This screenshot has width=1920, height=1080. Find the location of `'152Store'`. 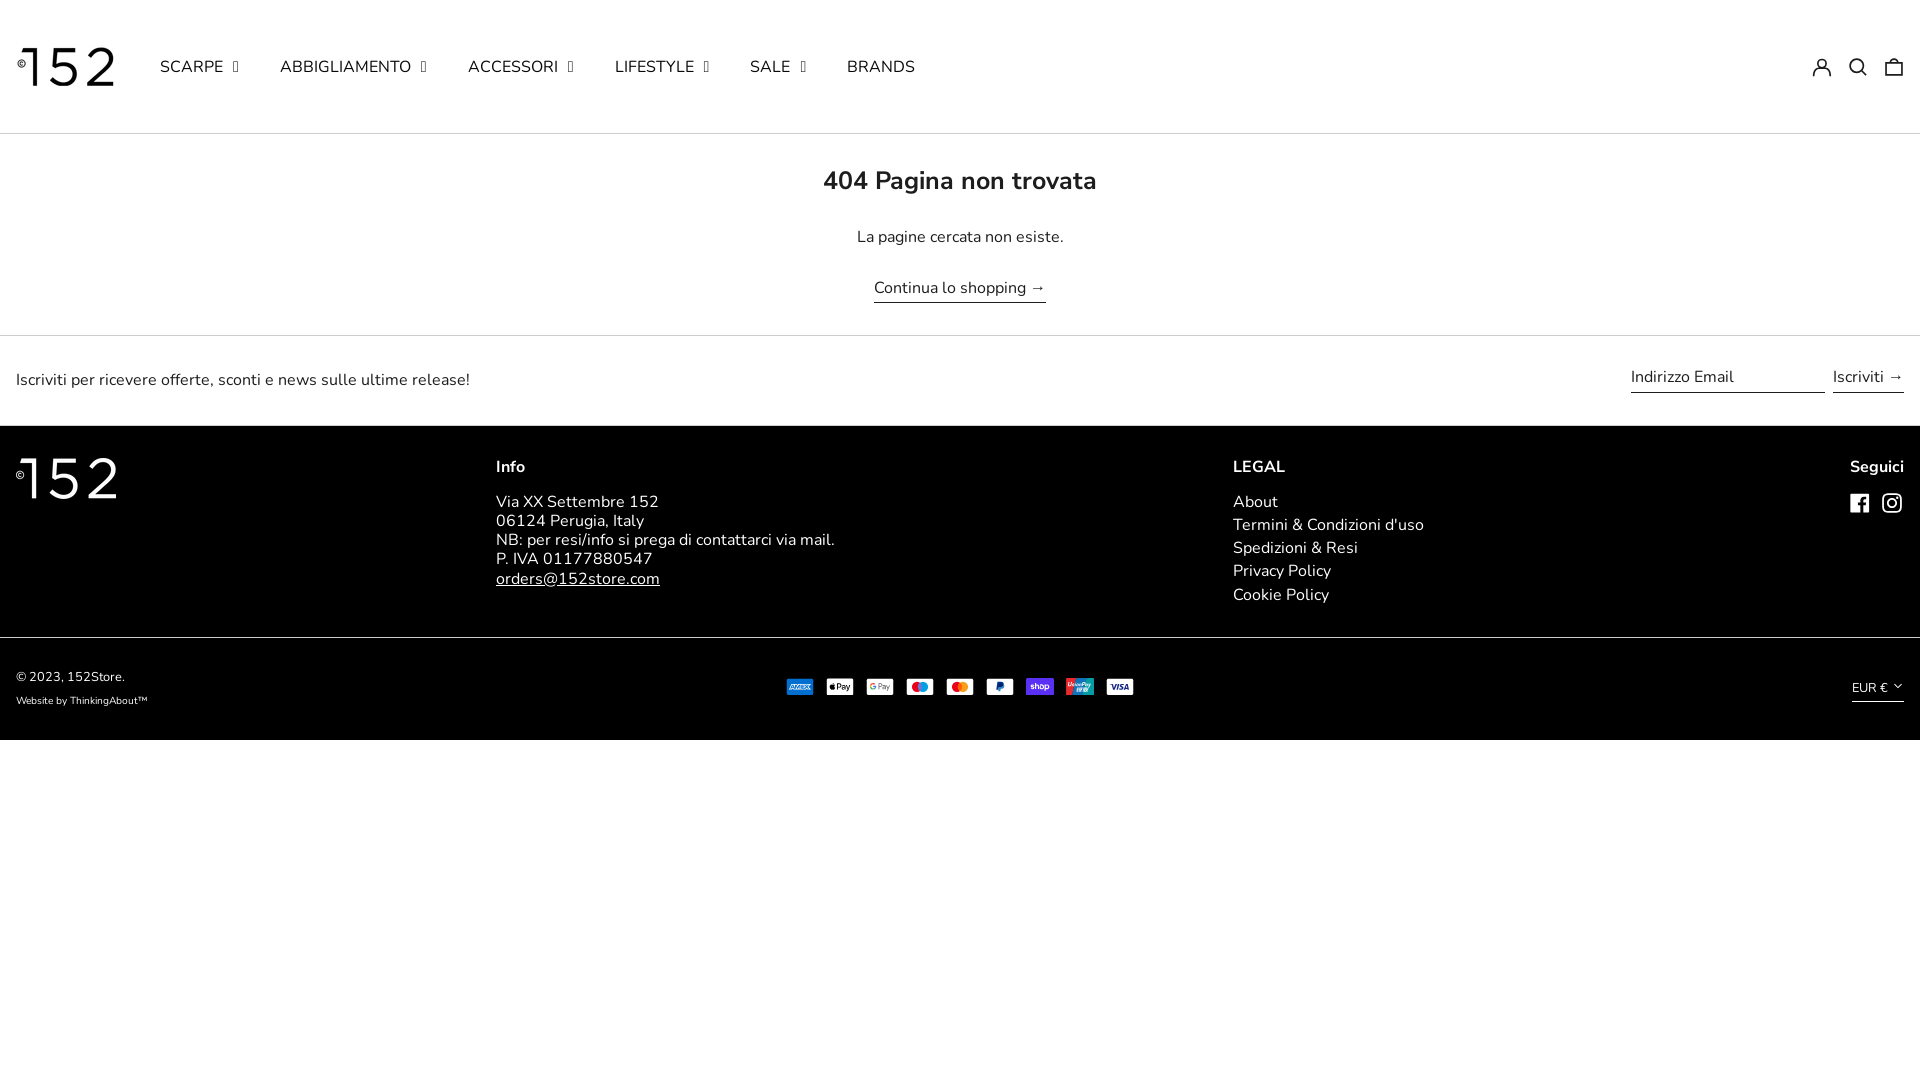

'152Store' is located at coordinates (67, 676).